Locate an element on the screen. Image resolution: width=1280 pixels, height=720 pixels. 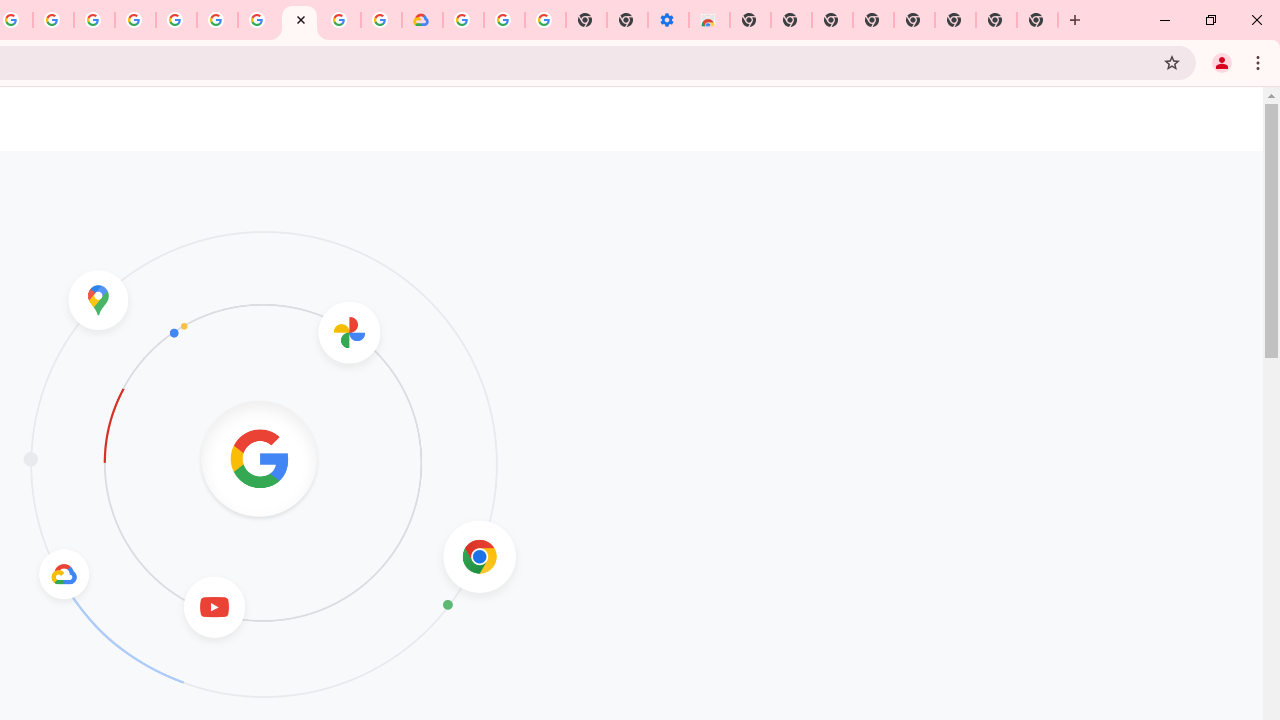
'Chrome' is located at coordinates (1259, 61).